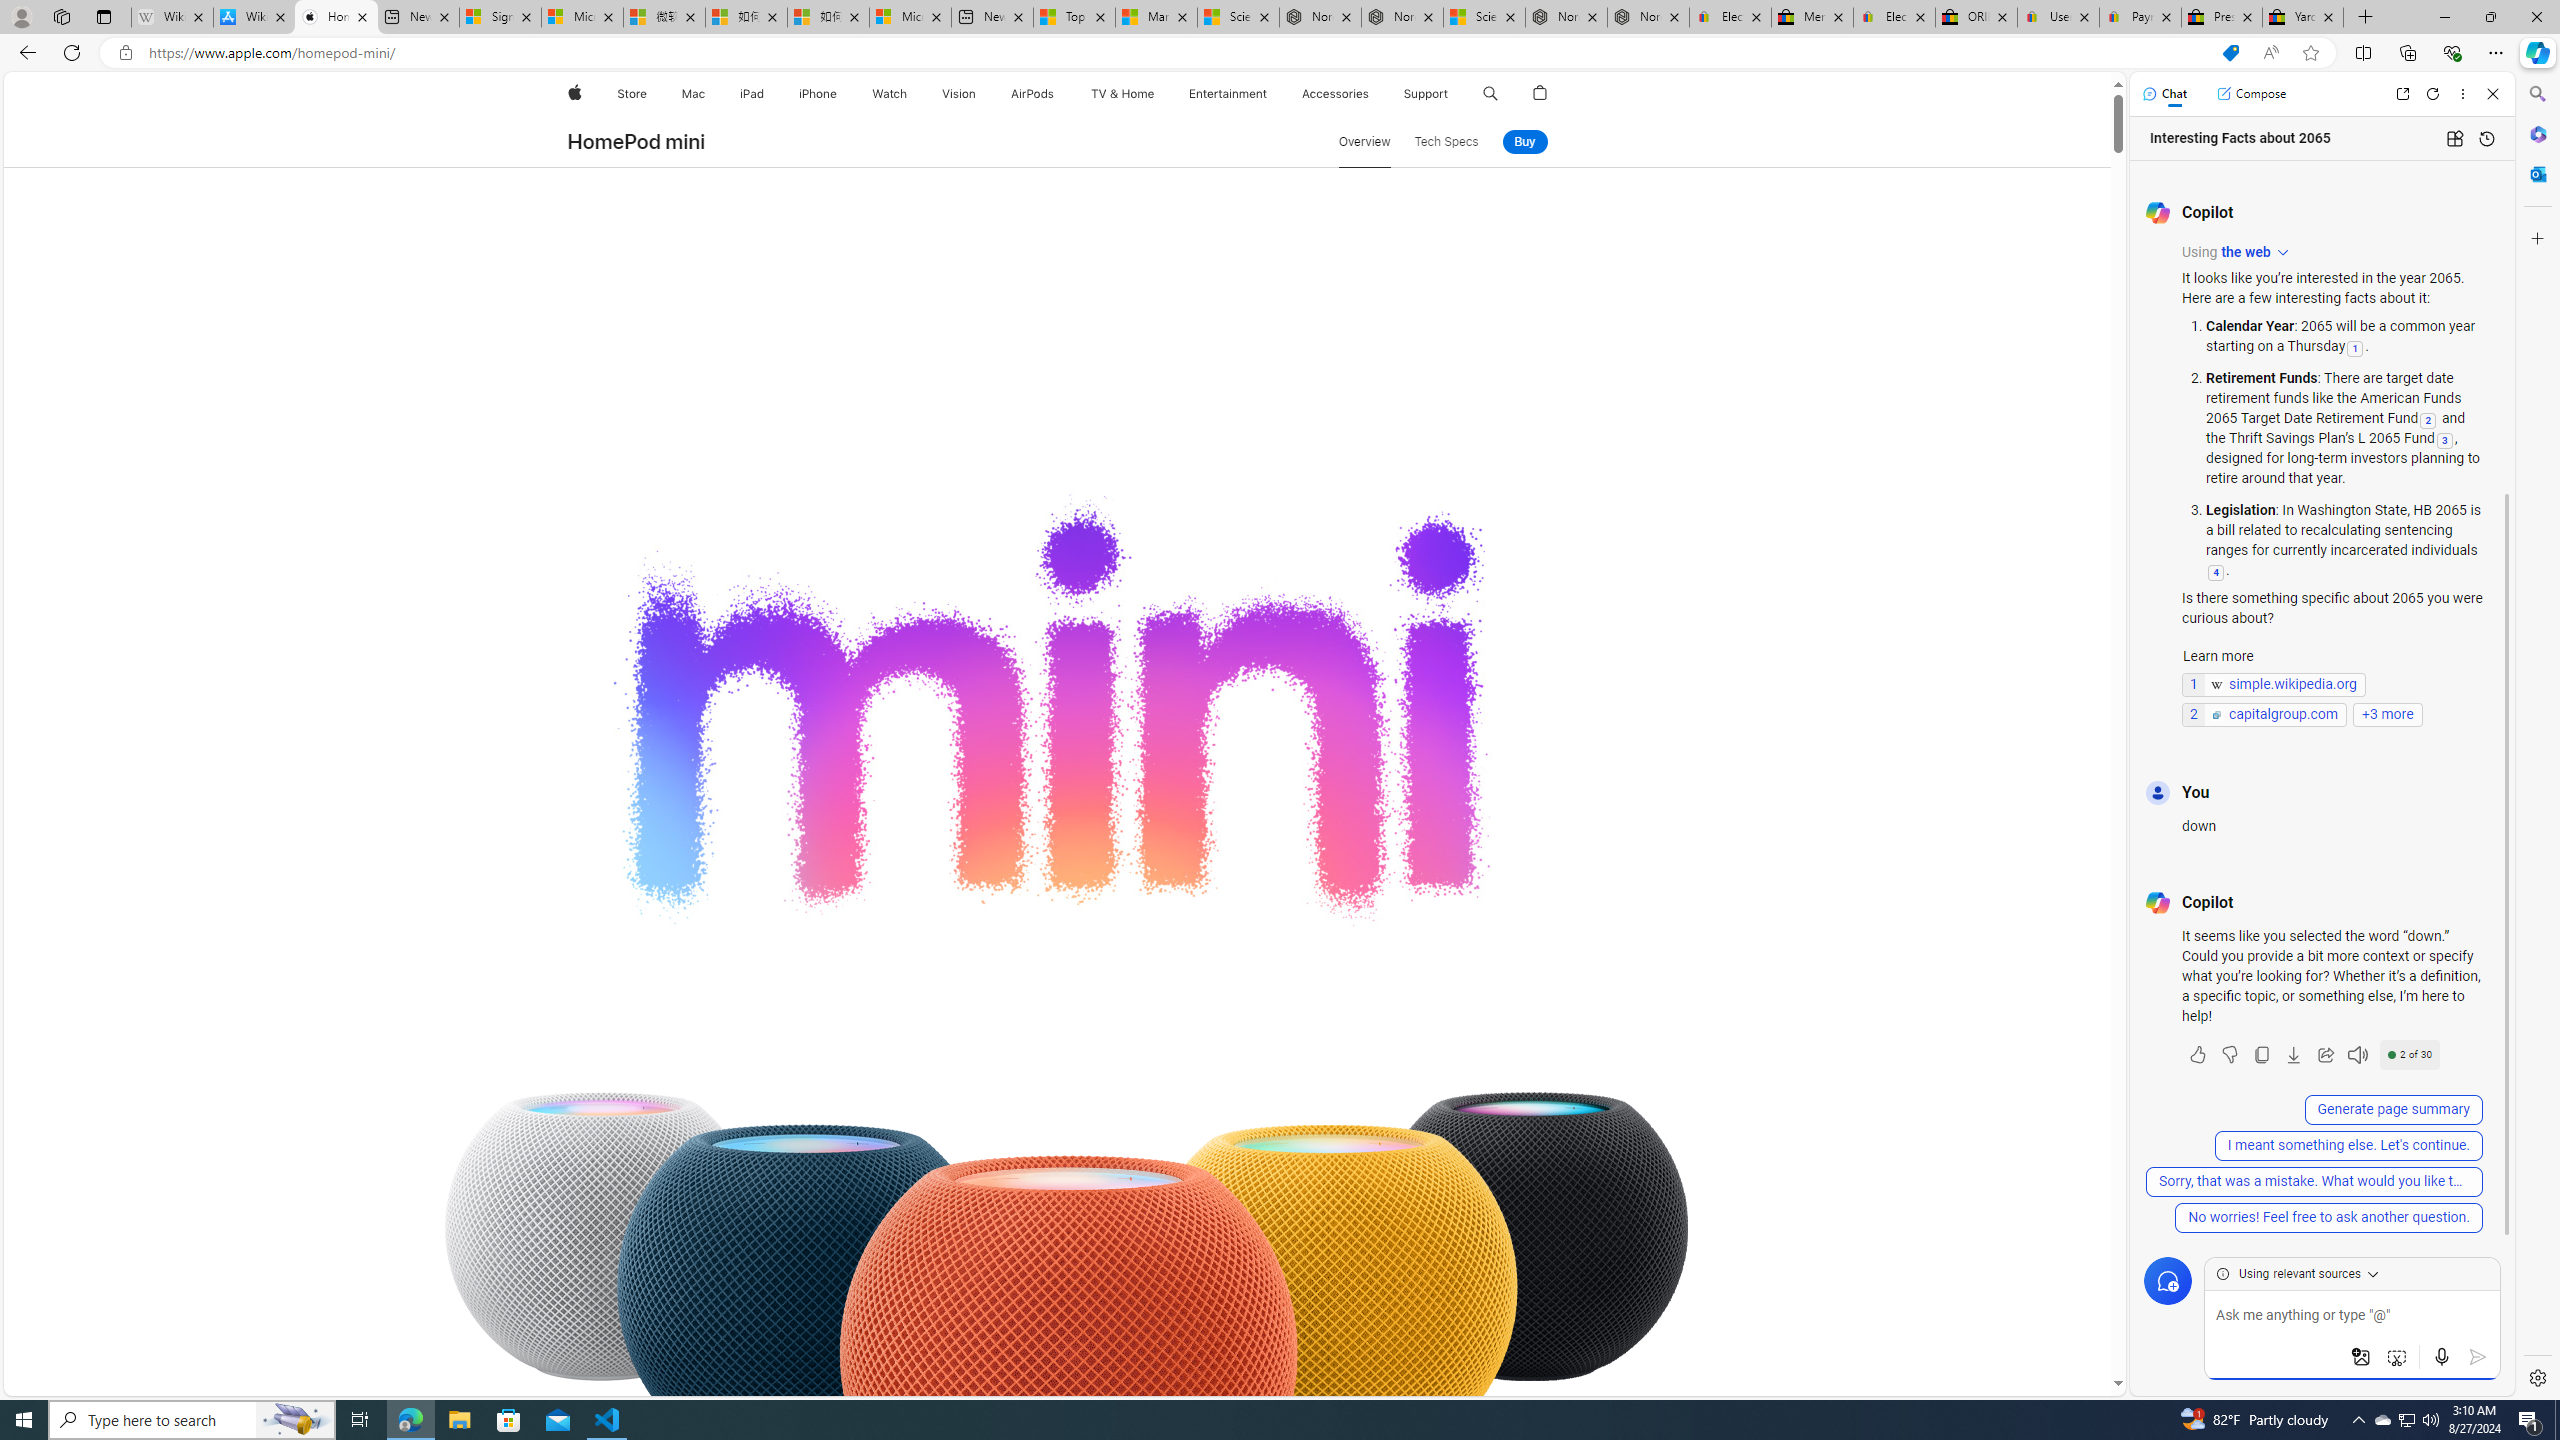  Describe the element at coordinates (1057, 93) in the screenshot. I see `'AirPods menu'` at that location.